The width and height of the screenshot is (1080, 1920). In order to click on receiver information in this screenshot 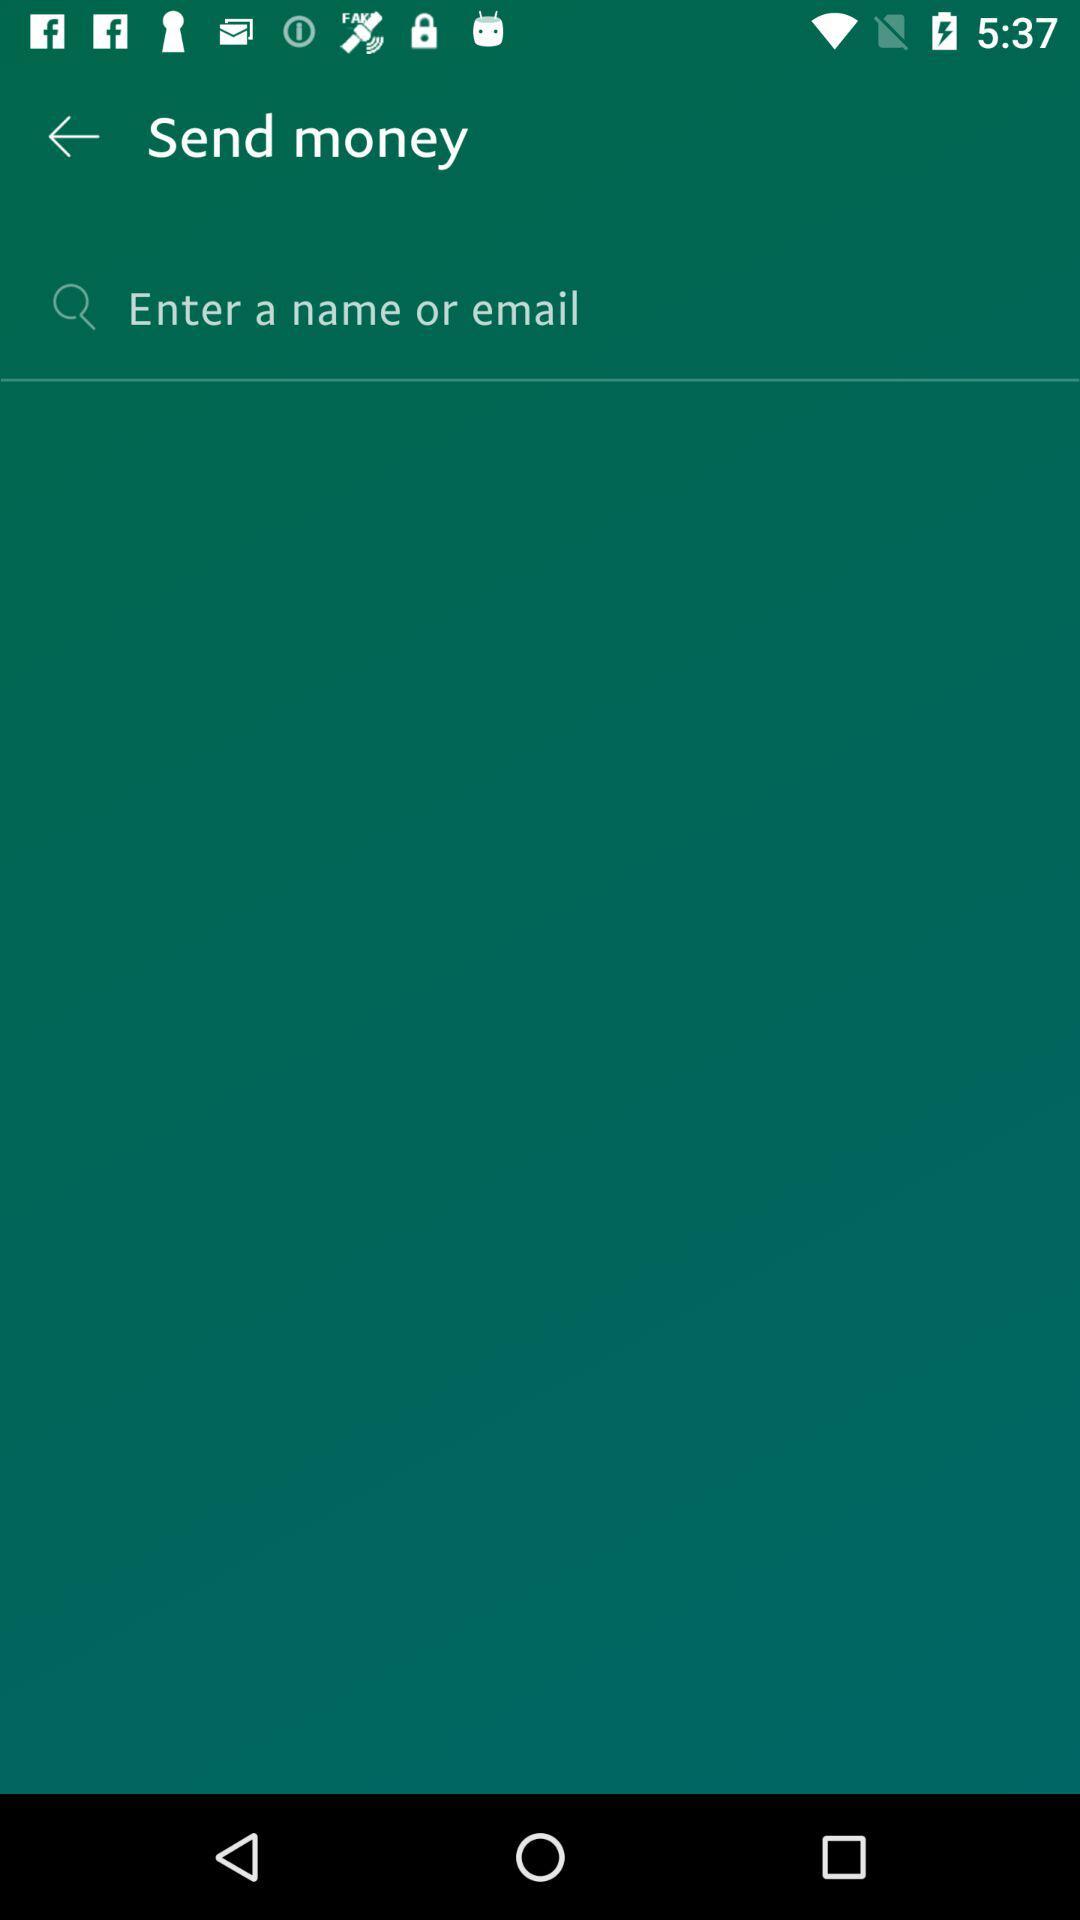, I will do `click(540, 325)`.